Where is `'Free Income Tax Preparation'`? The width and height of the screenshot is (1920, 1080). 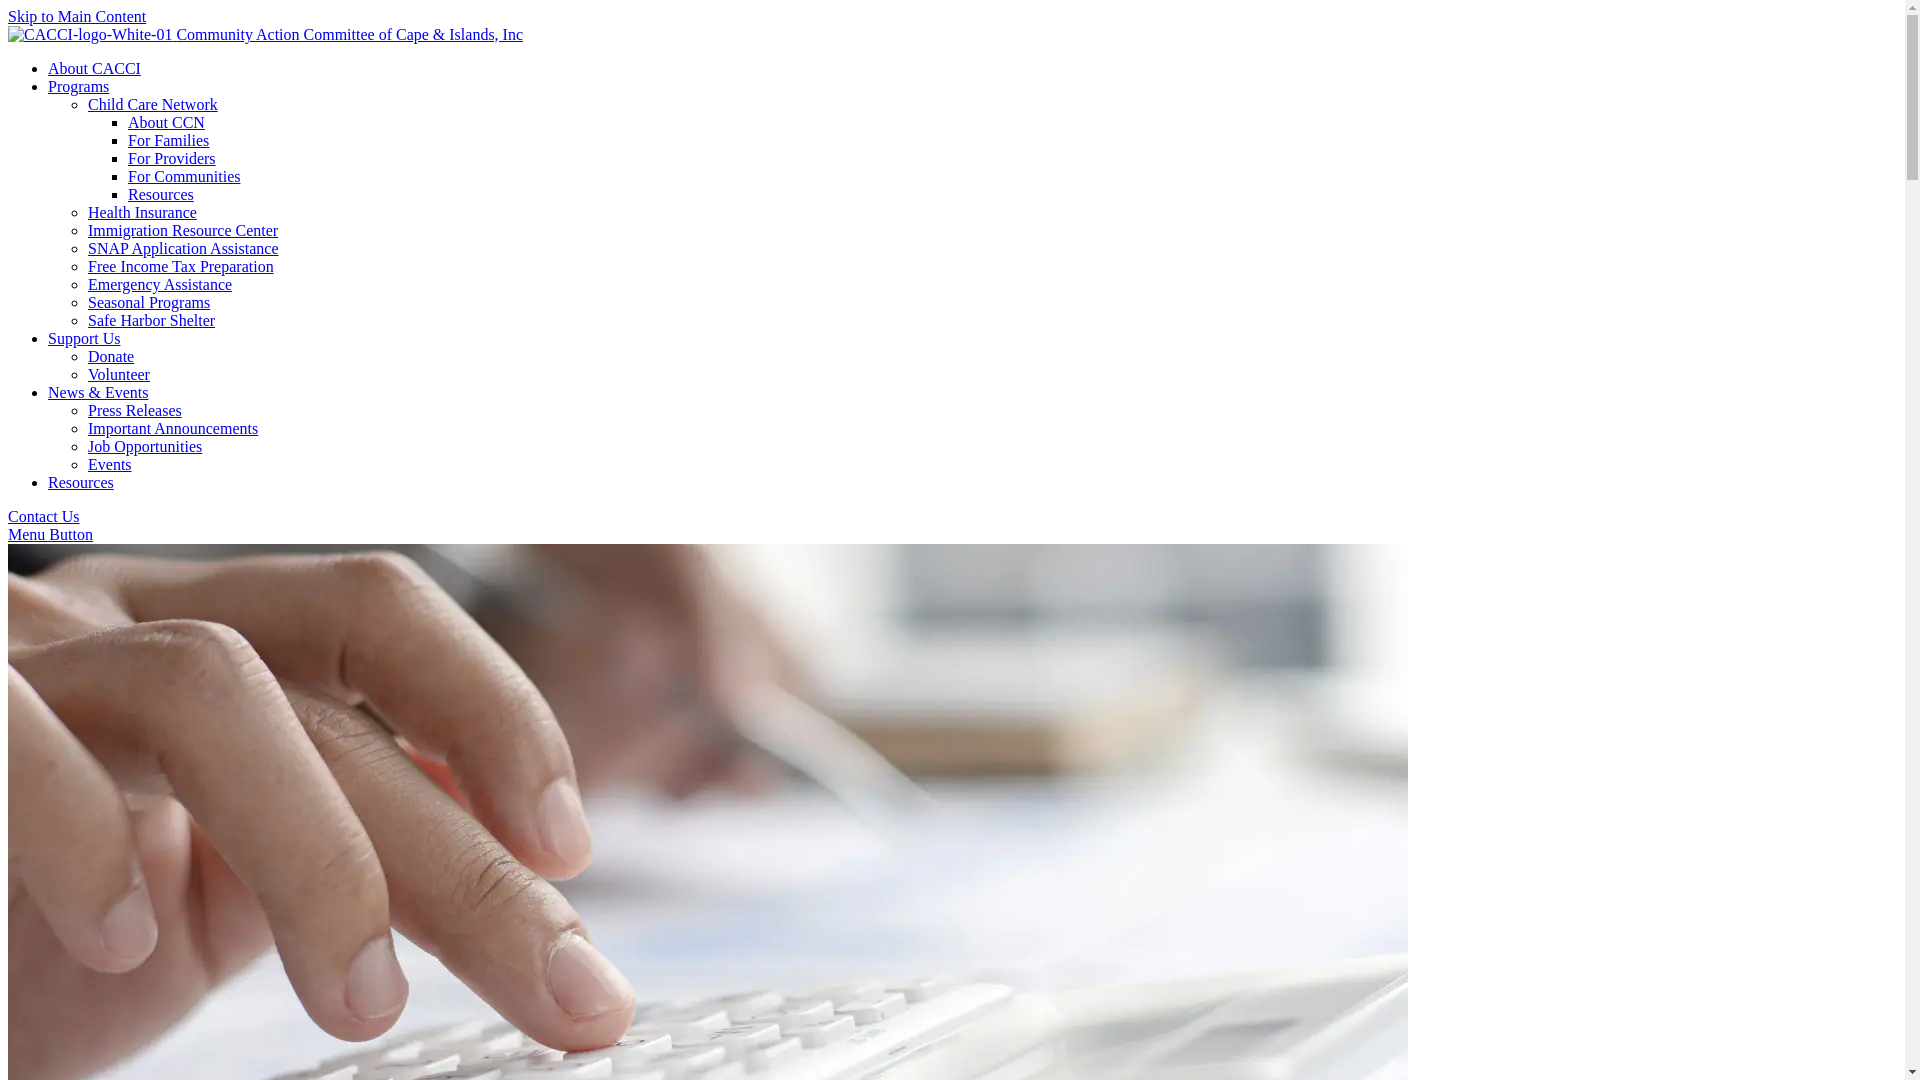 'Free Income Tax Preparation' is located at coordinates (86, 265).